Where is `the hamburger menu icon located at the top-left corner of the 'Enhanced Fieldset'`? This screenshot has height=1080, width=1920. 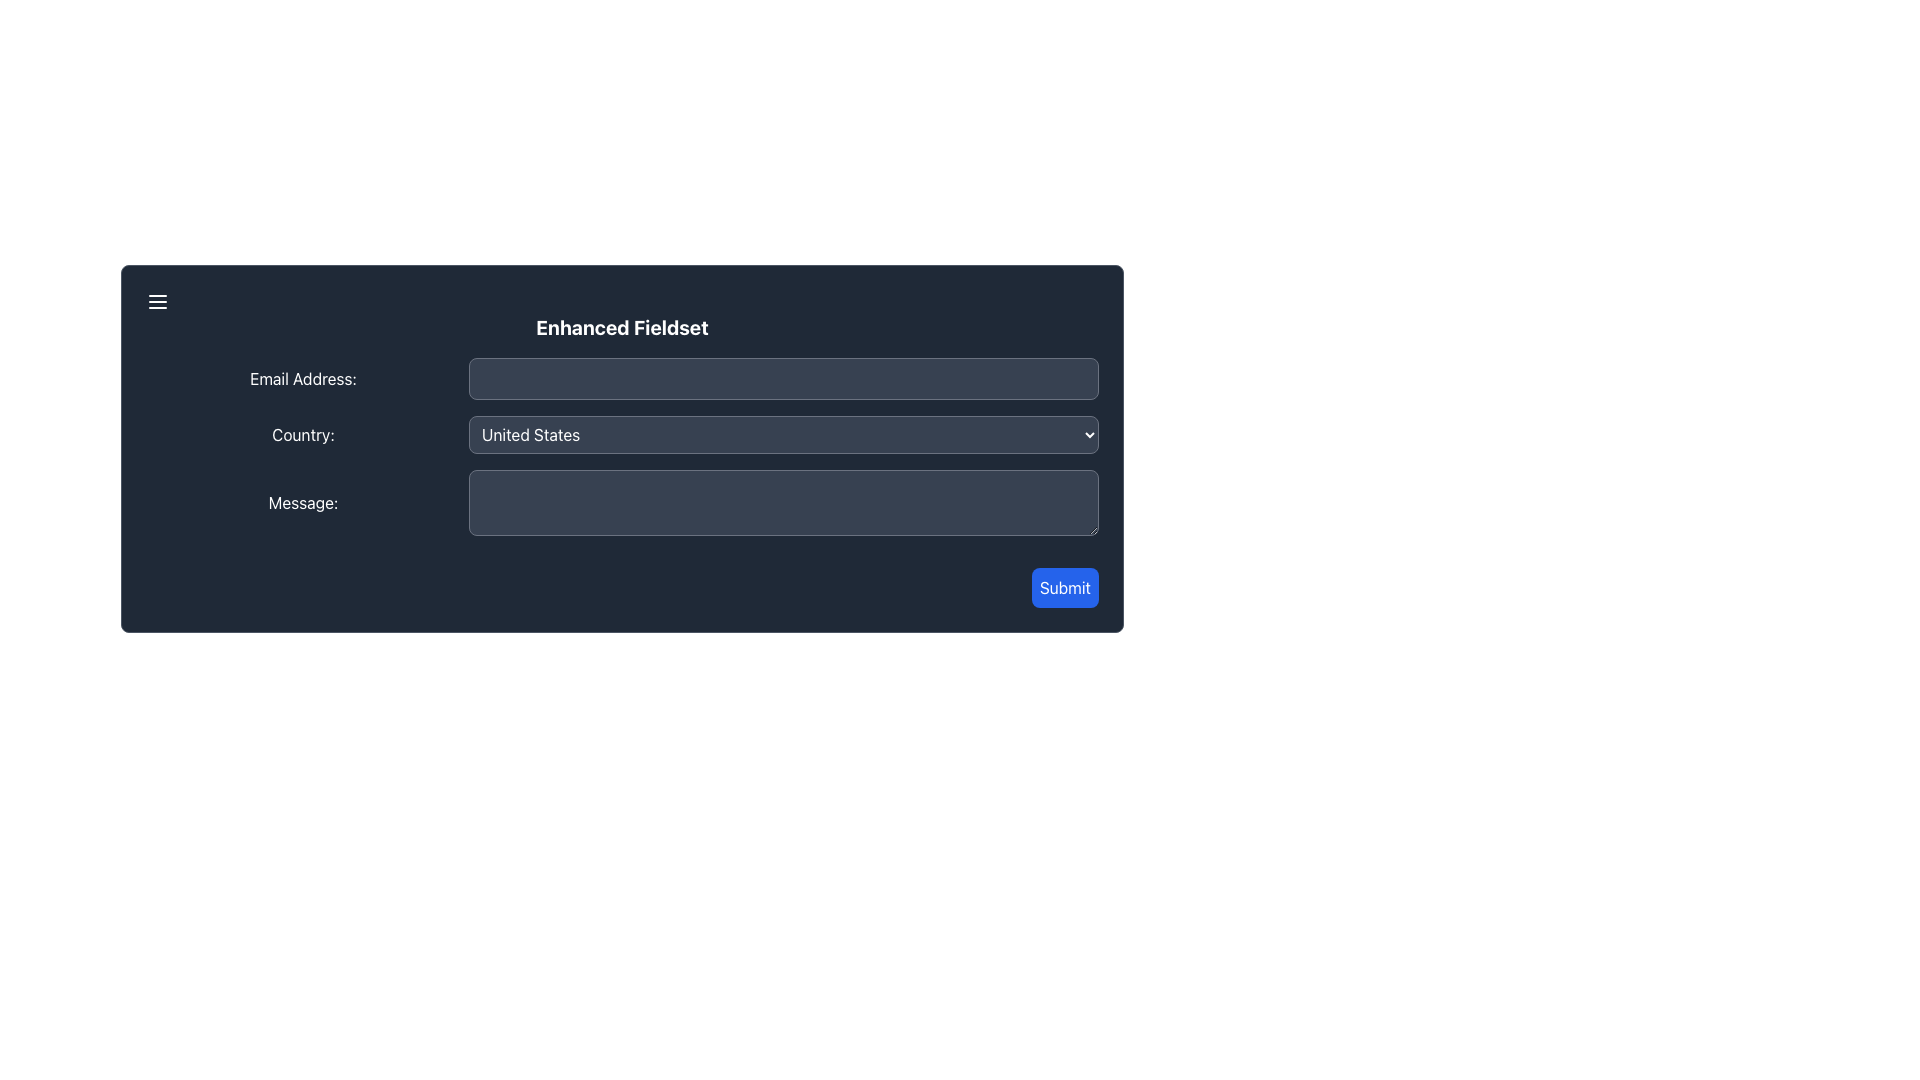 the hamburger menu icon located at the top-left corner of the 'Enhanced Fieldset' is located at coordinates (157, 301).